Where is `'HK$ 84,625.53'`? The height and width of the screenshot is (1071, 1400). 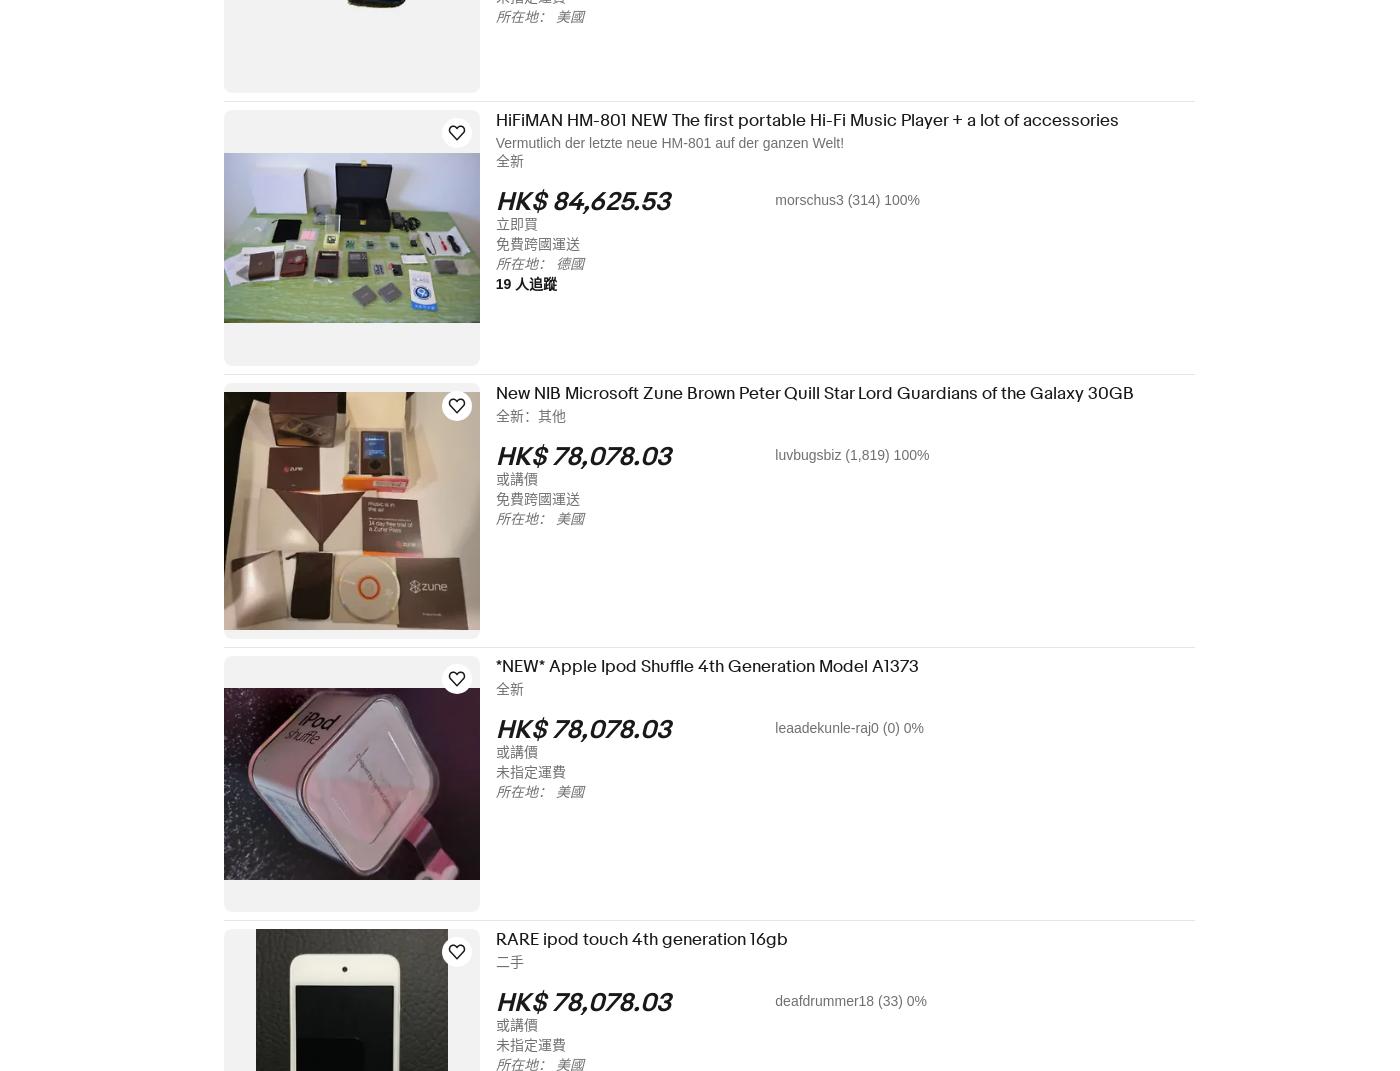 'HK$ 84,625.53' is located at coordinates (595, 201).